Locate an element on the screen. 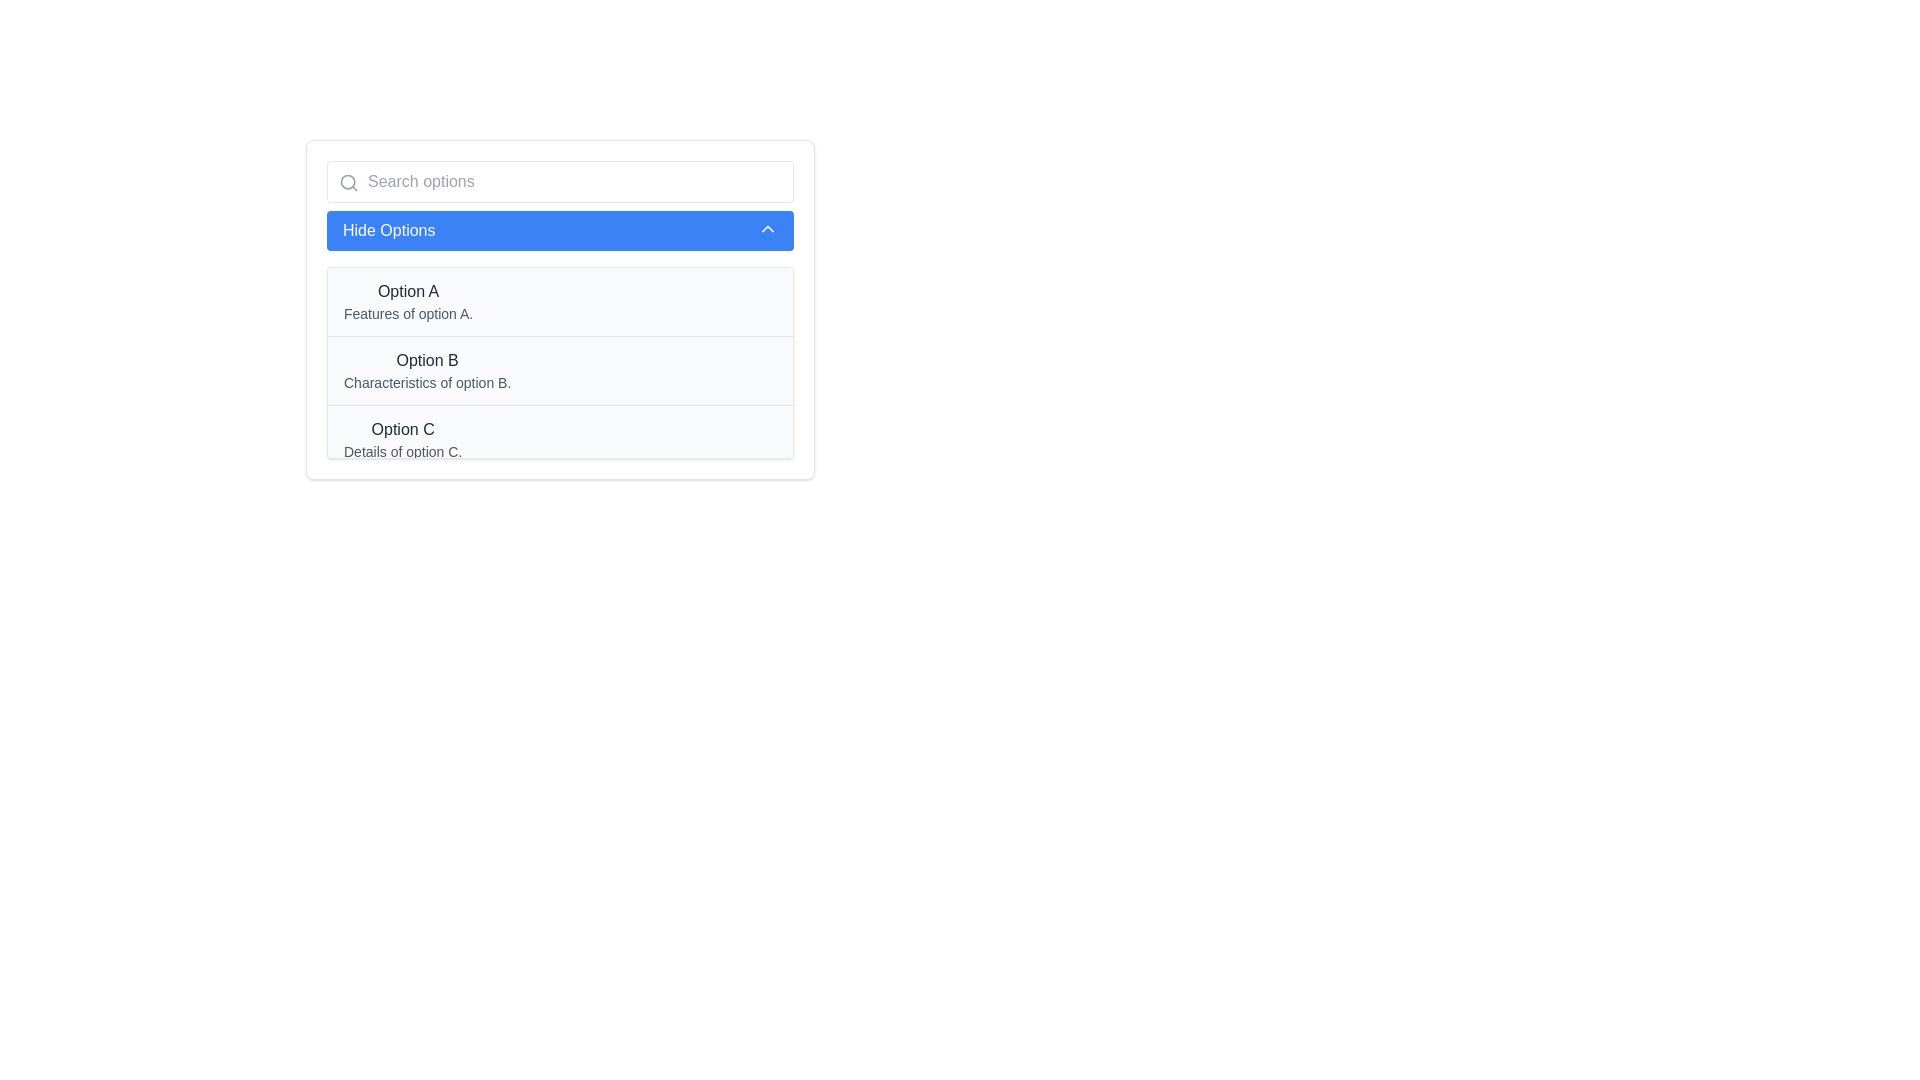  the 'Option A' text label, which is displayed in a larger bold font and dark gray color, located in the dropdown section beneath the 'Hide Options' button as the first row of selectable options is located at coordinates (407, 292).